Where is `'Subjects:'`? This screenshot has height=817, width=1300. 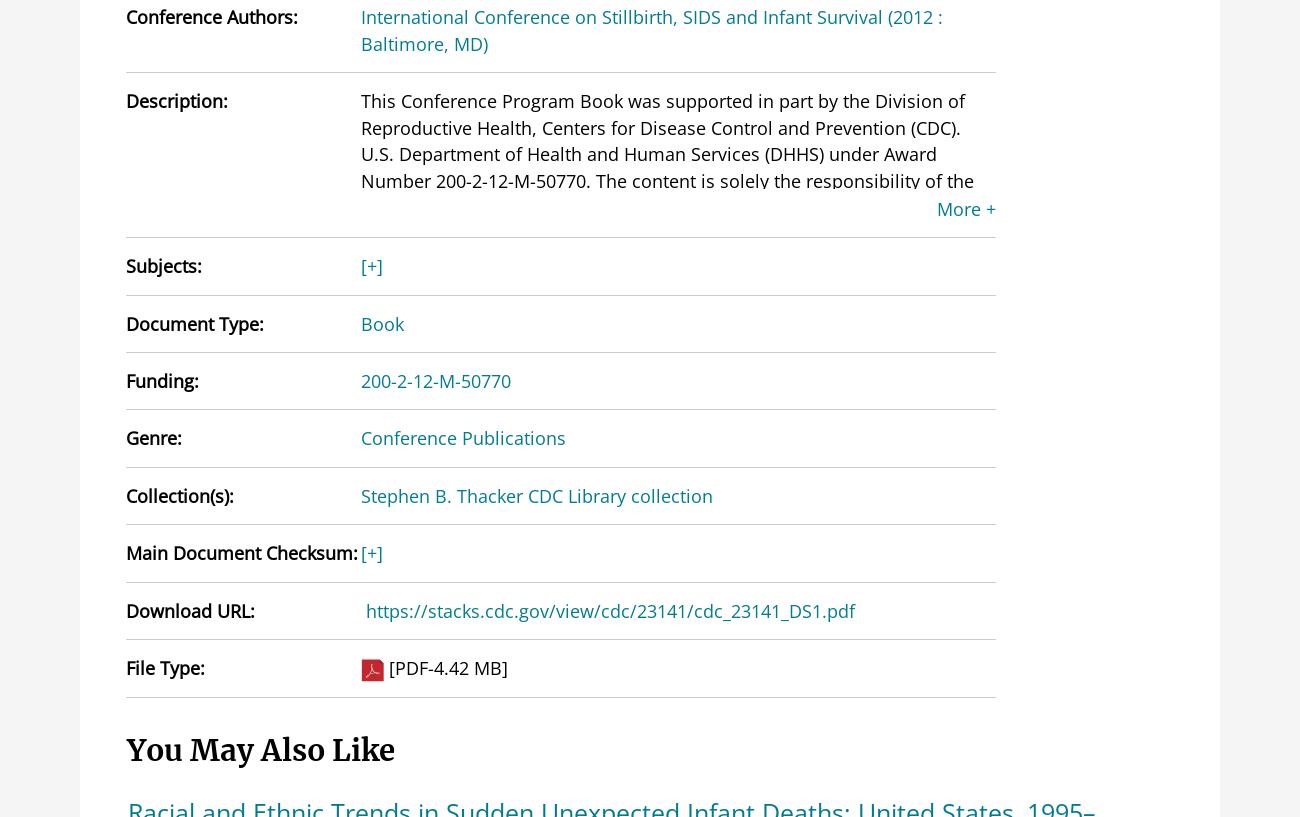 'Subjects:' is located at coordinates (164, 266).